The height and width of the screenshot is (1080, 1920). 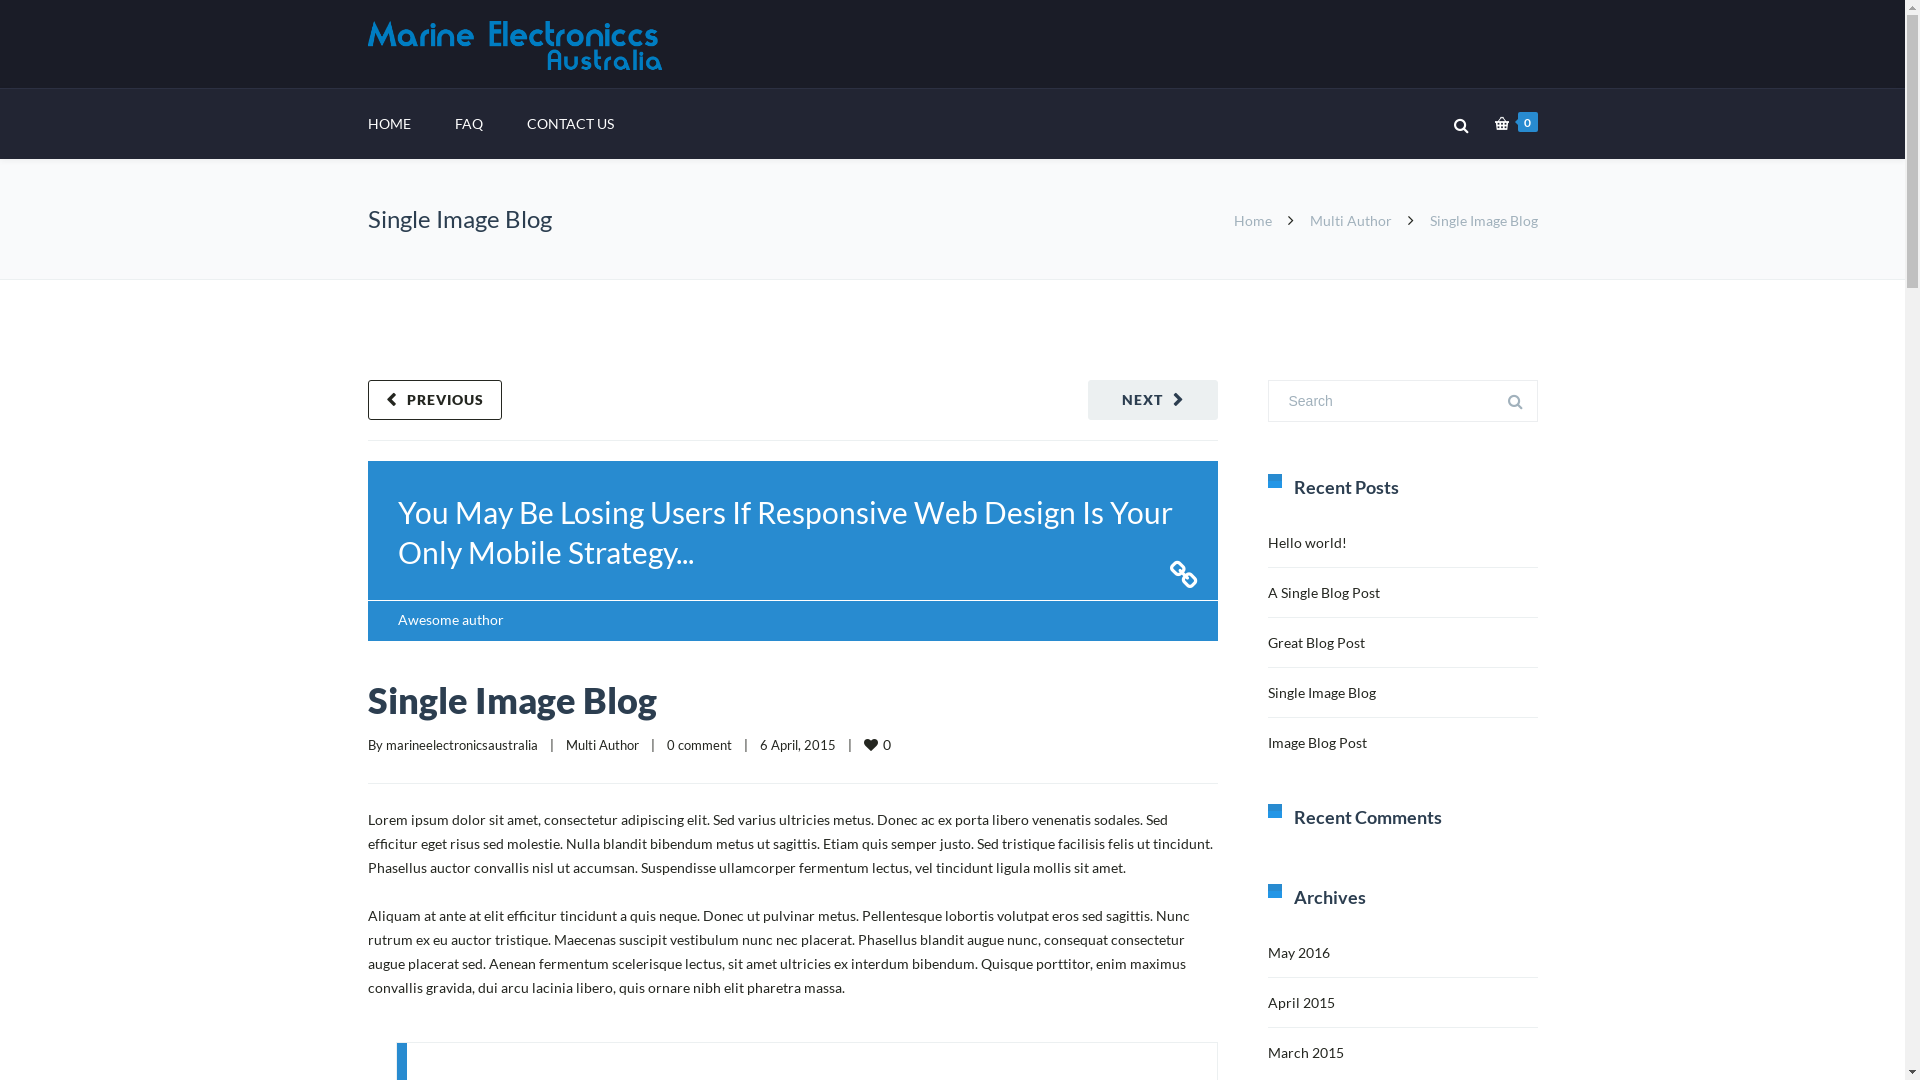 What do you see at coordinates (1266, 542) in the screenshot?
I see `'Hello world!'` at bounding box center [1266, 542].